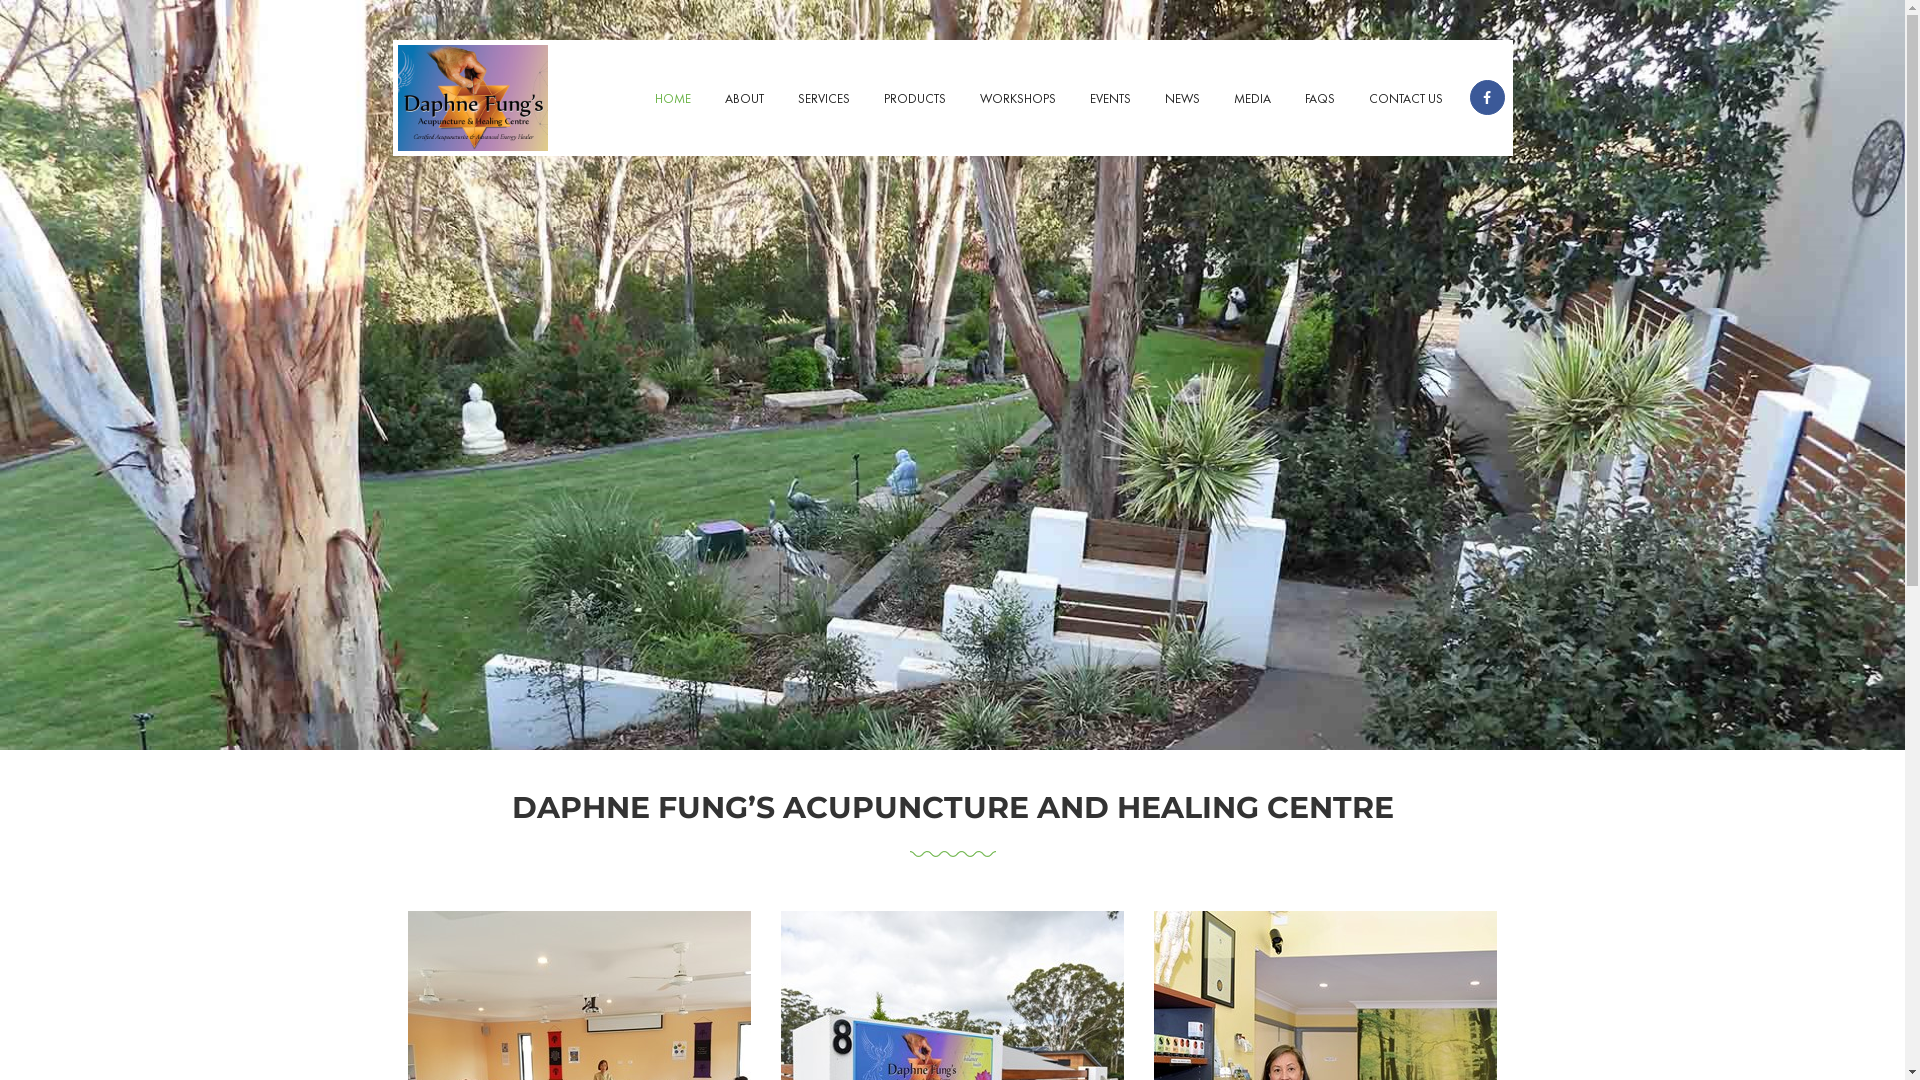 The width and height of the screenshot is (1920, 1080). I want to click on 'HOME', so click(672, 100).